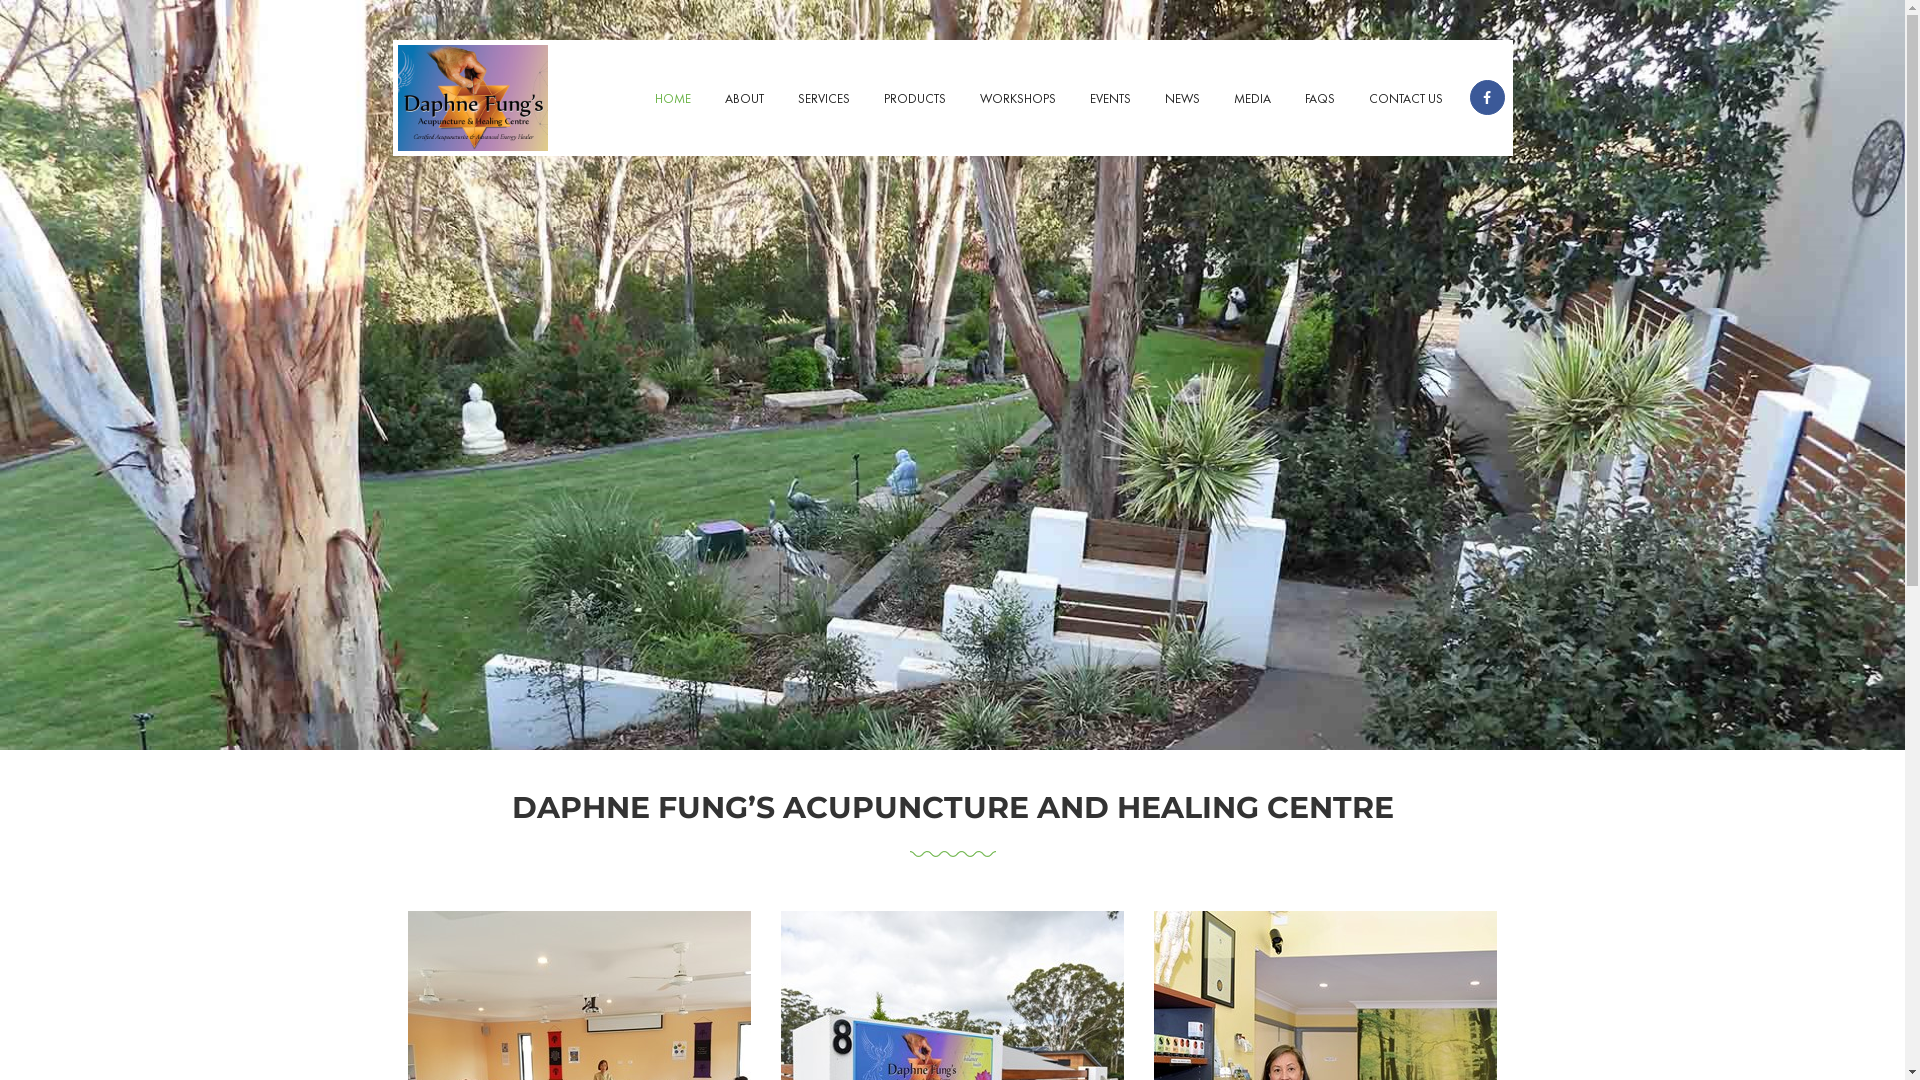 The width and height of the screenshot is (1920, 1080). I want to click on 'HOME', so click(672, 100).